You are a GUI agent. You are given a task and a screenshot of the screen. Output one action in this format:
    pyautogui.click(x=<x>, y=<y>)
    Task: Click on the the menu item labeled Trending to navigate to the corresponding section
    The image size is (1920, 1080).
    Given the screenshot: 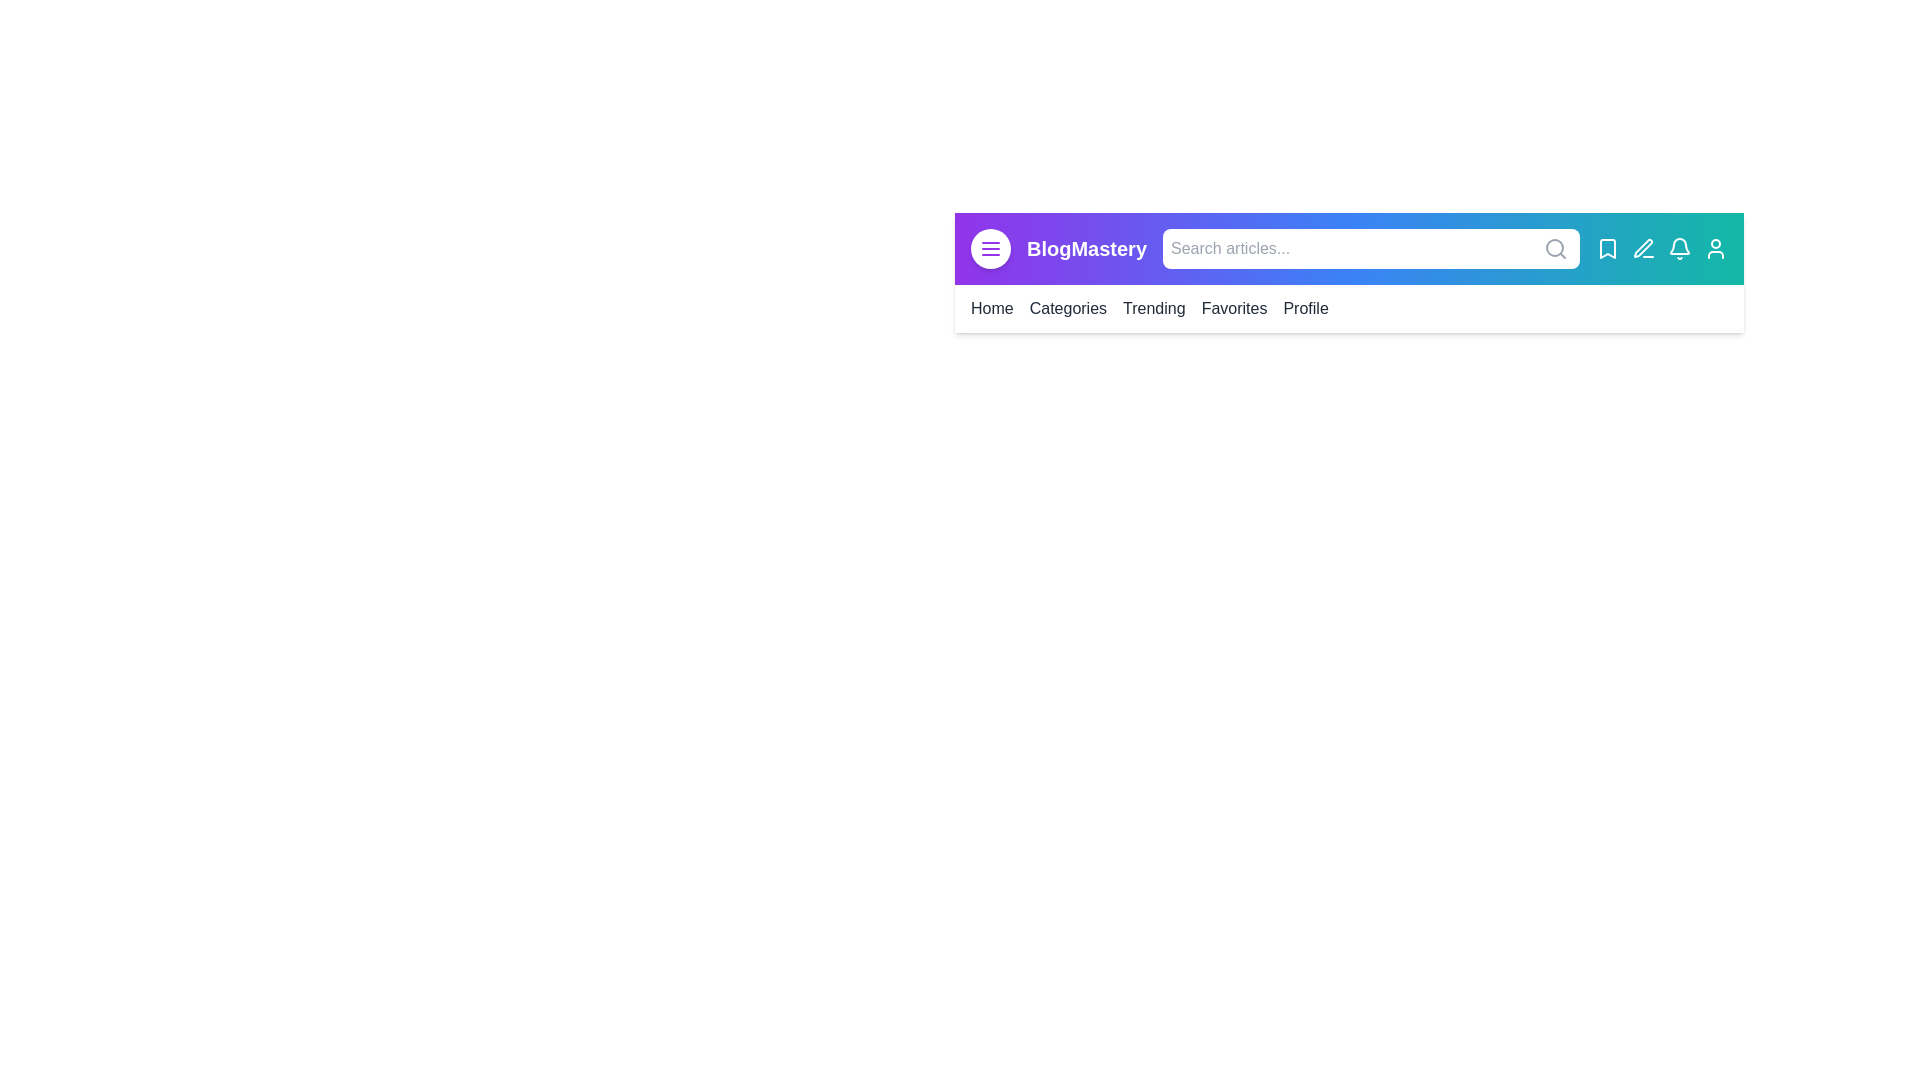 What is the action you would take?
    pyautogui.click(x=1153, y=308)
    